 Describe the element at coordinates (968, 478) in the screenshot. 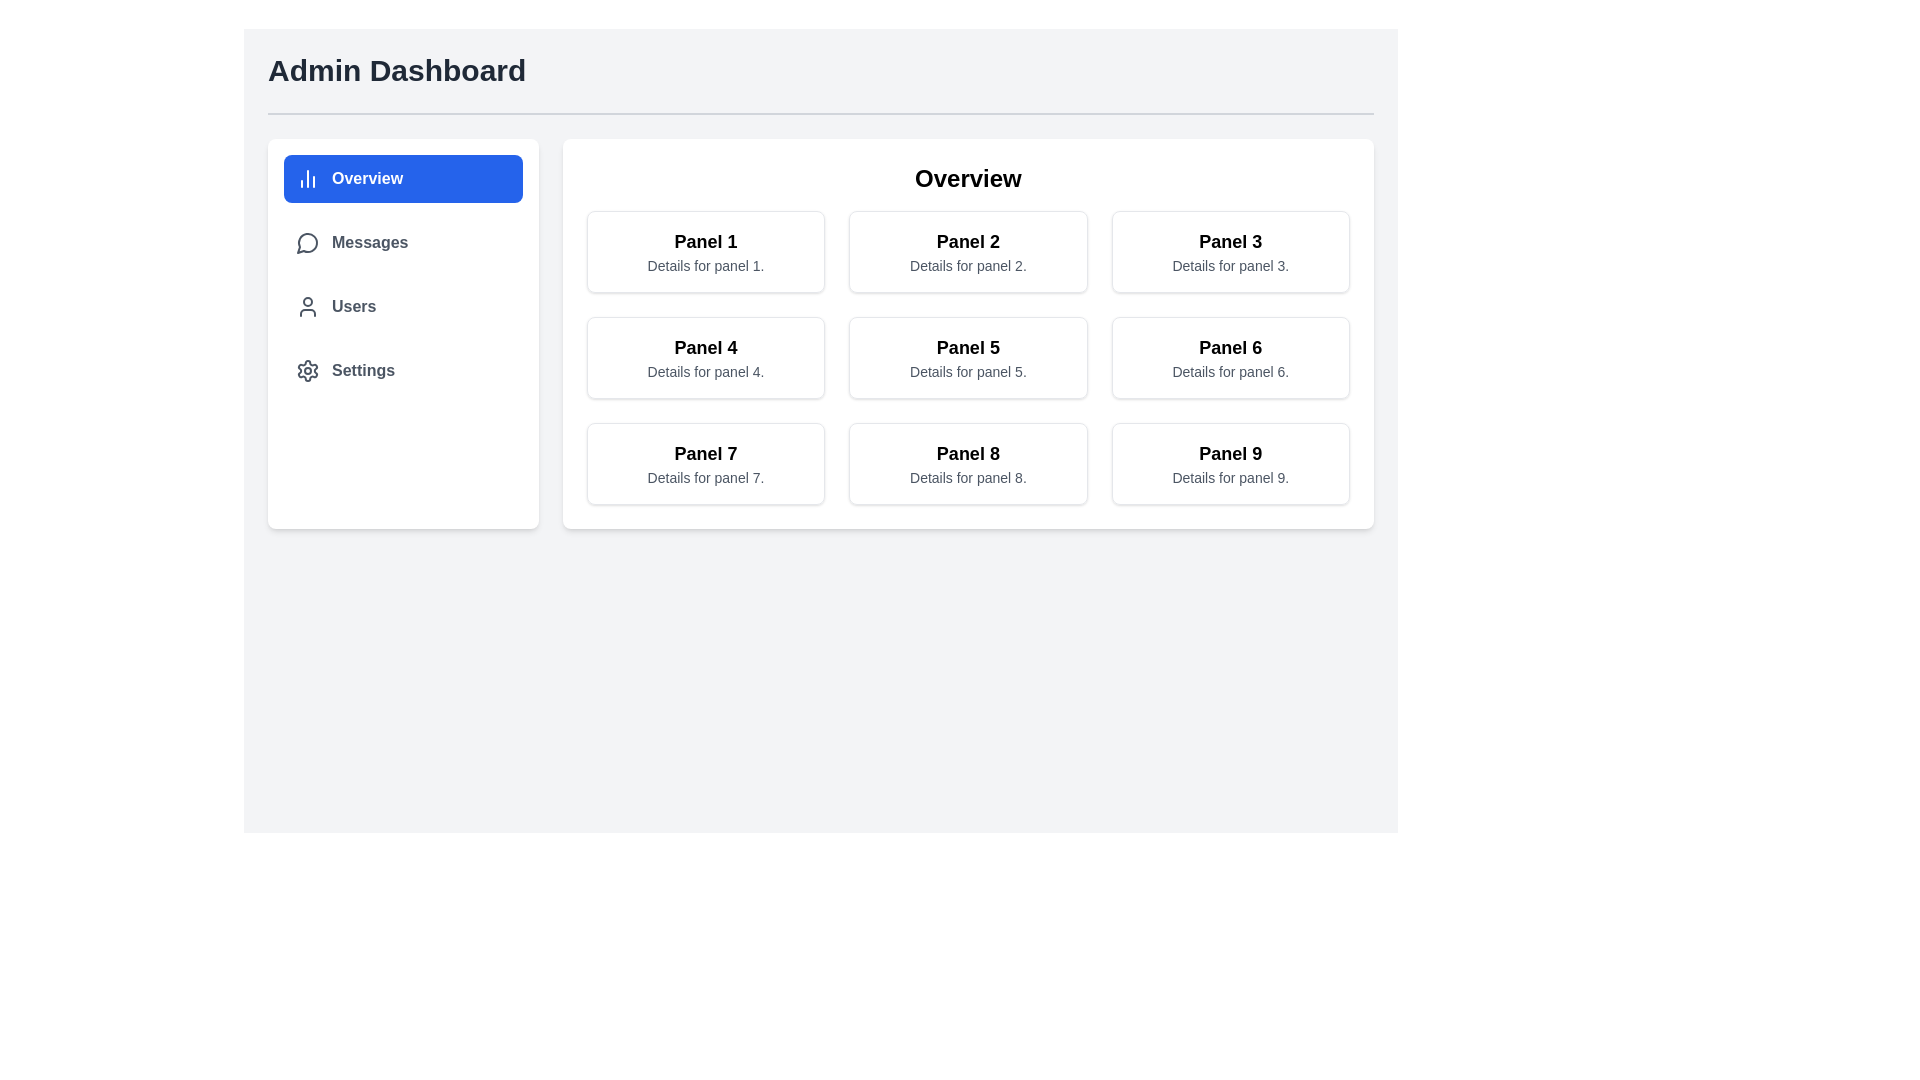

I see `the text label reading 'Details for panel 8.' which is styled in a small gray font located below the 'Panel 8' heading in the bordered panel` at that location.